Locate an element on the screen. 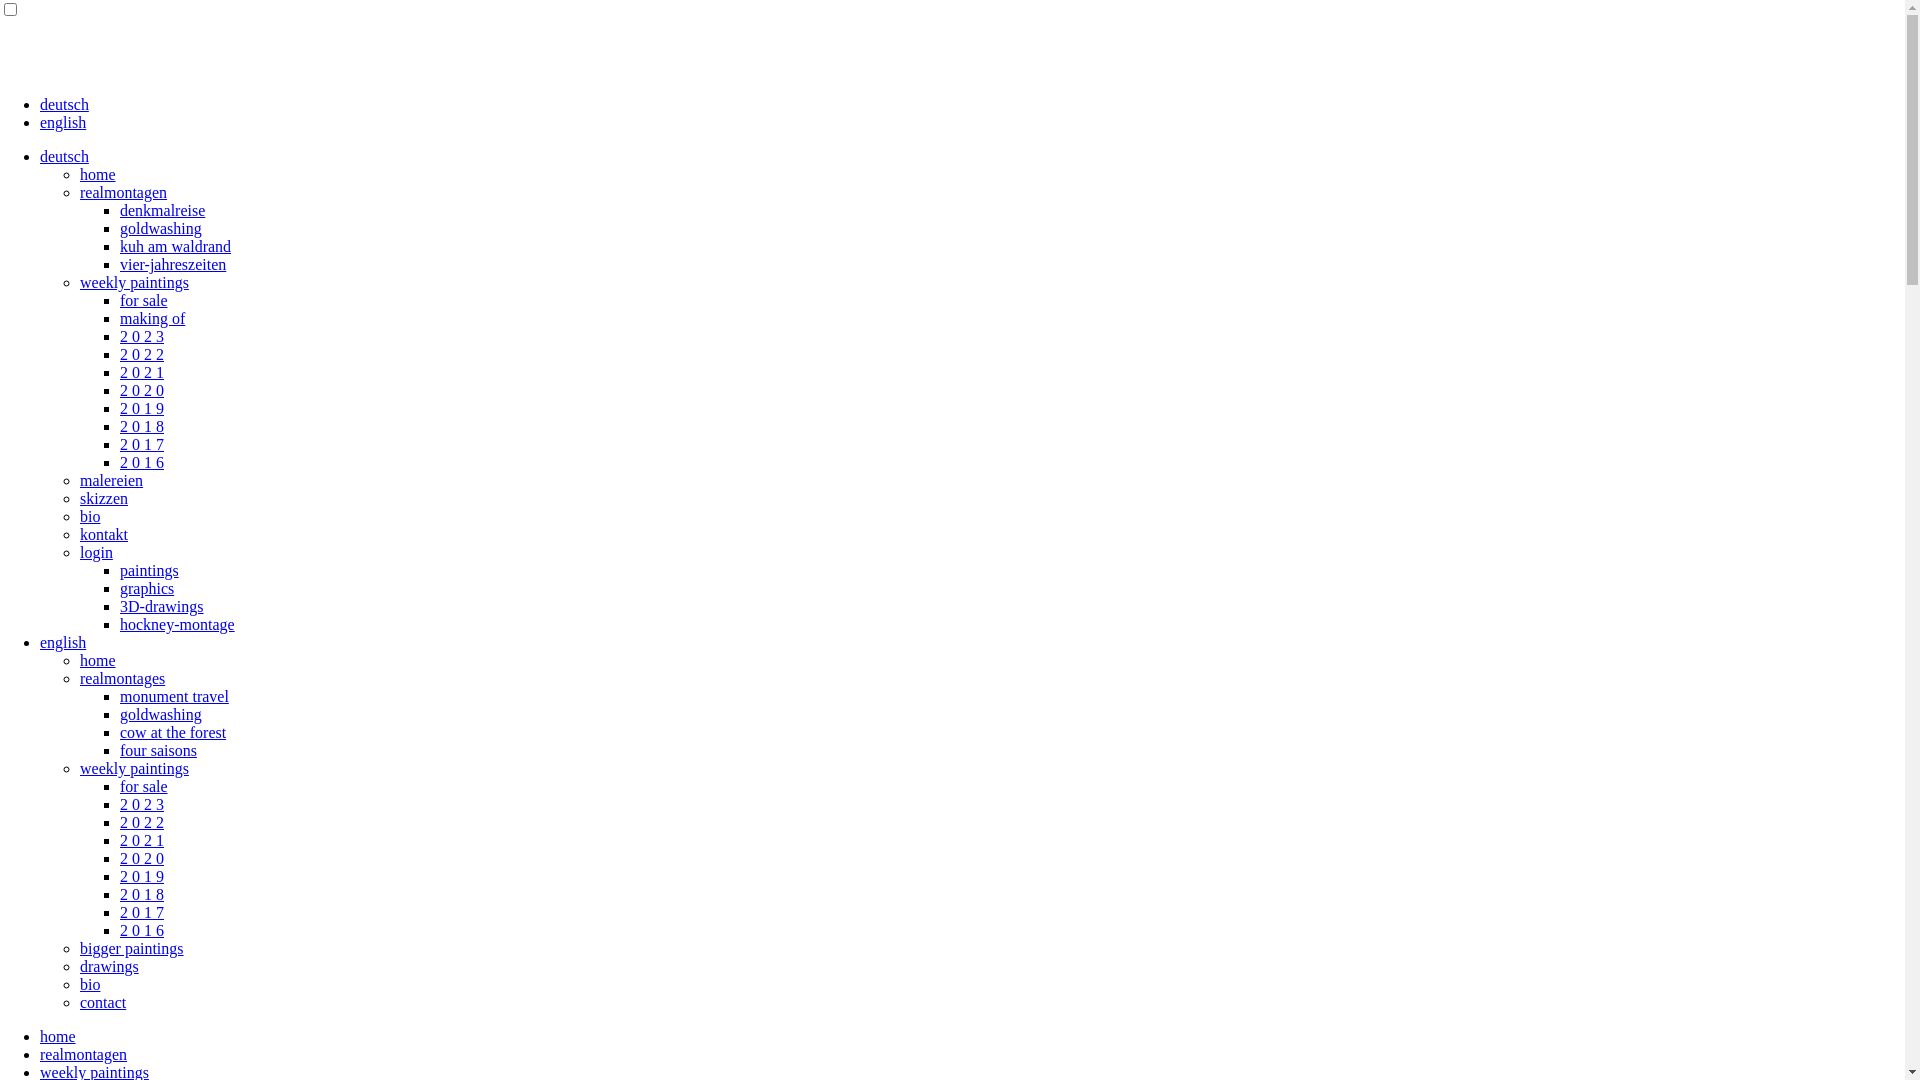  '2 0 2 1' is located at coordinates (141, 372).